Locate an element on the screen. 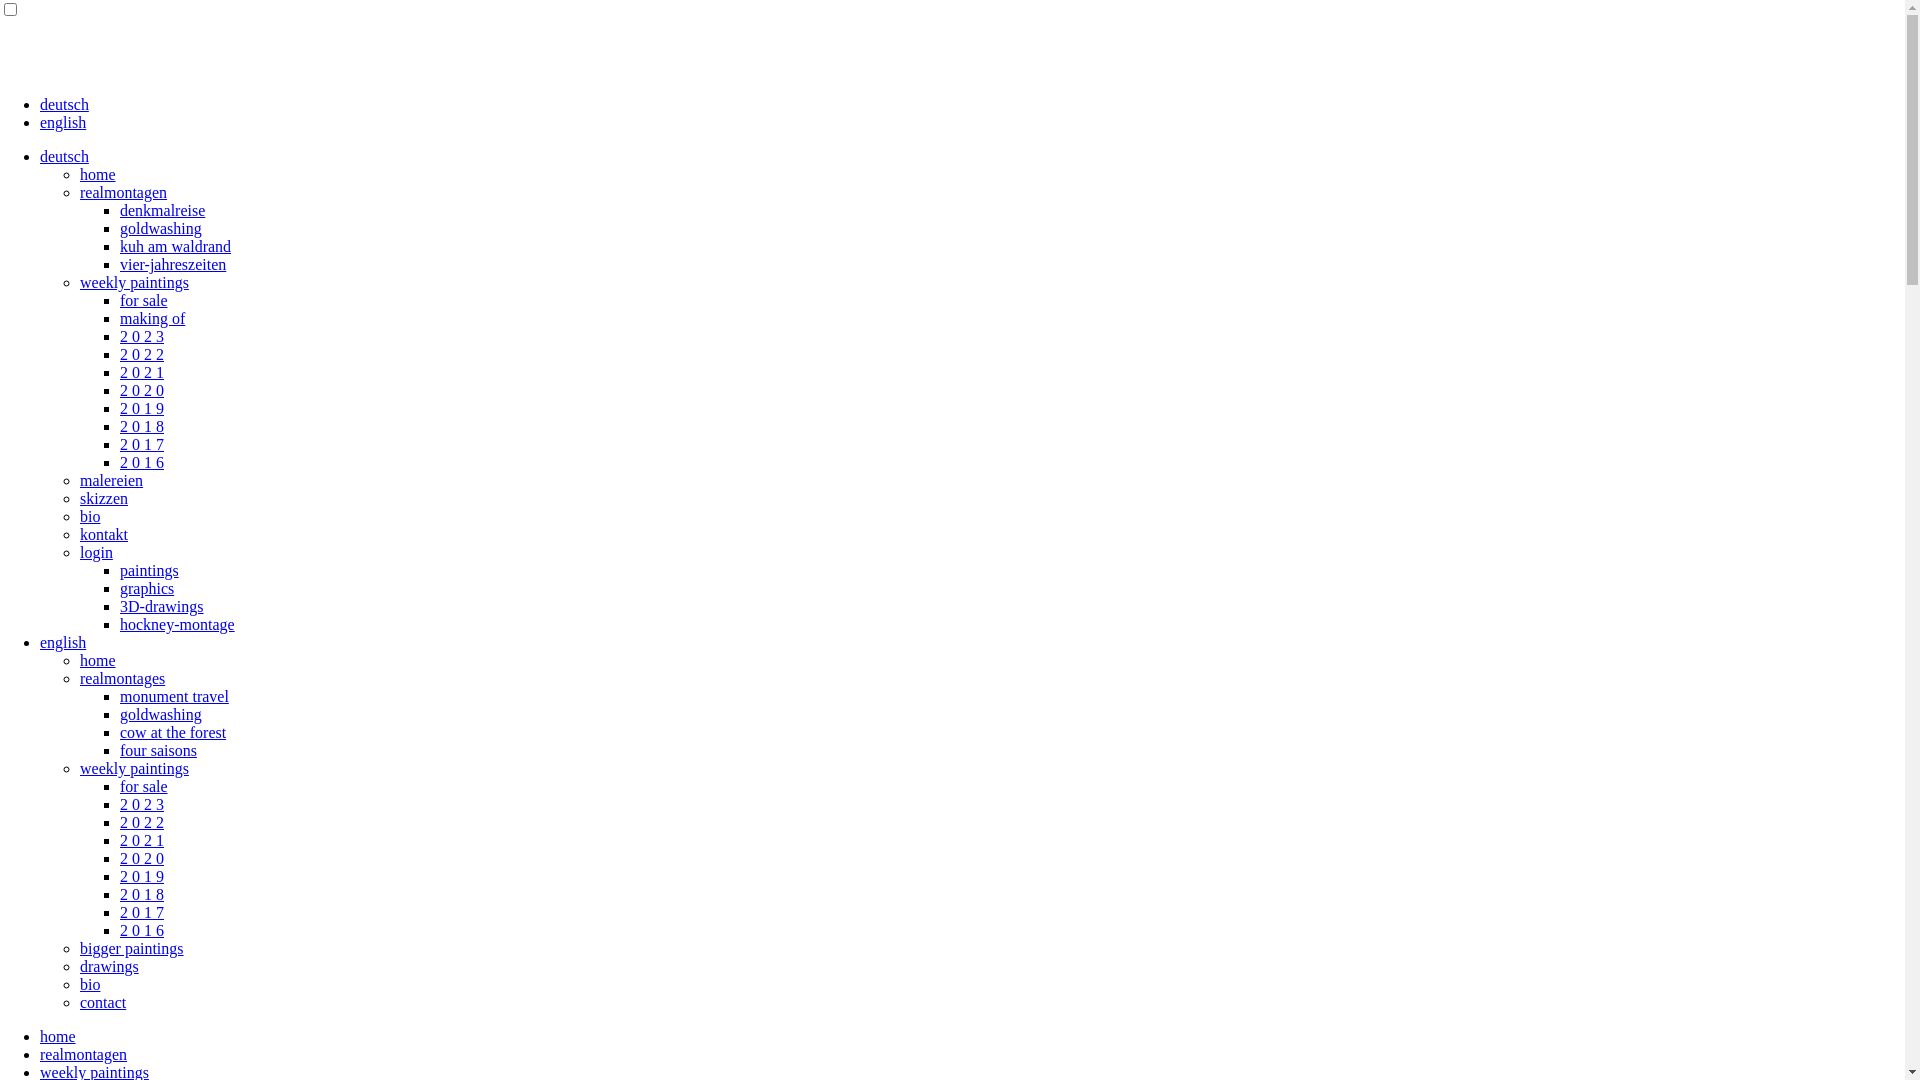  '2 0 2 1' is located at coordinates (141, 372).